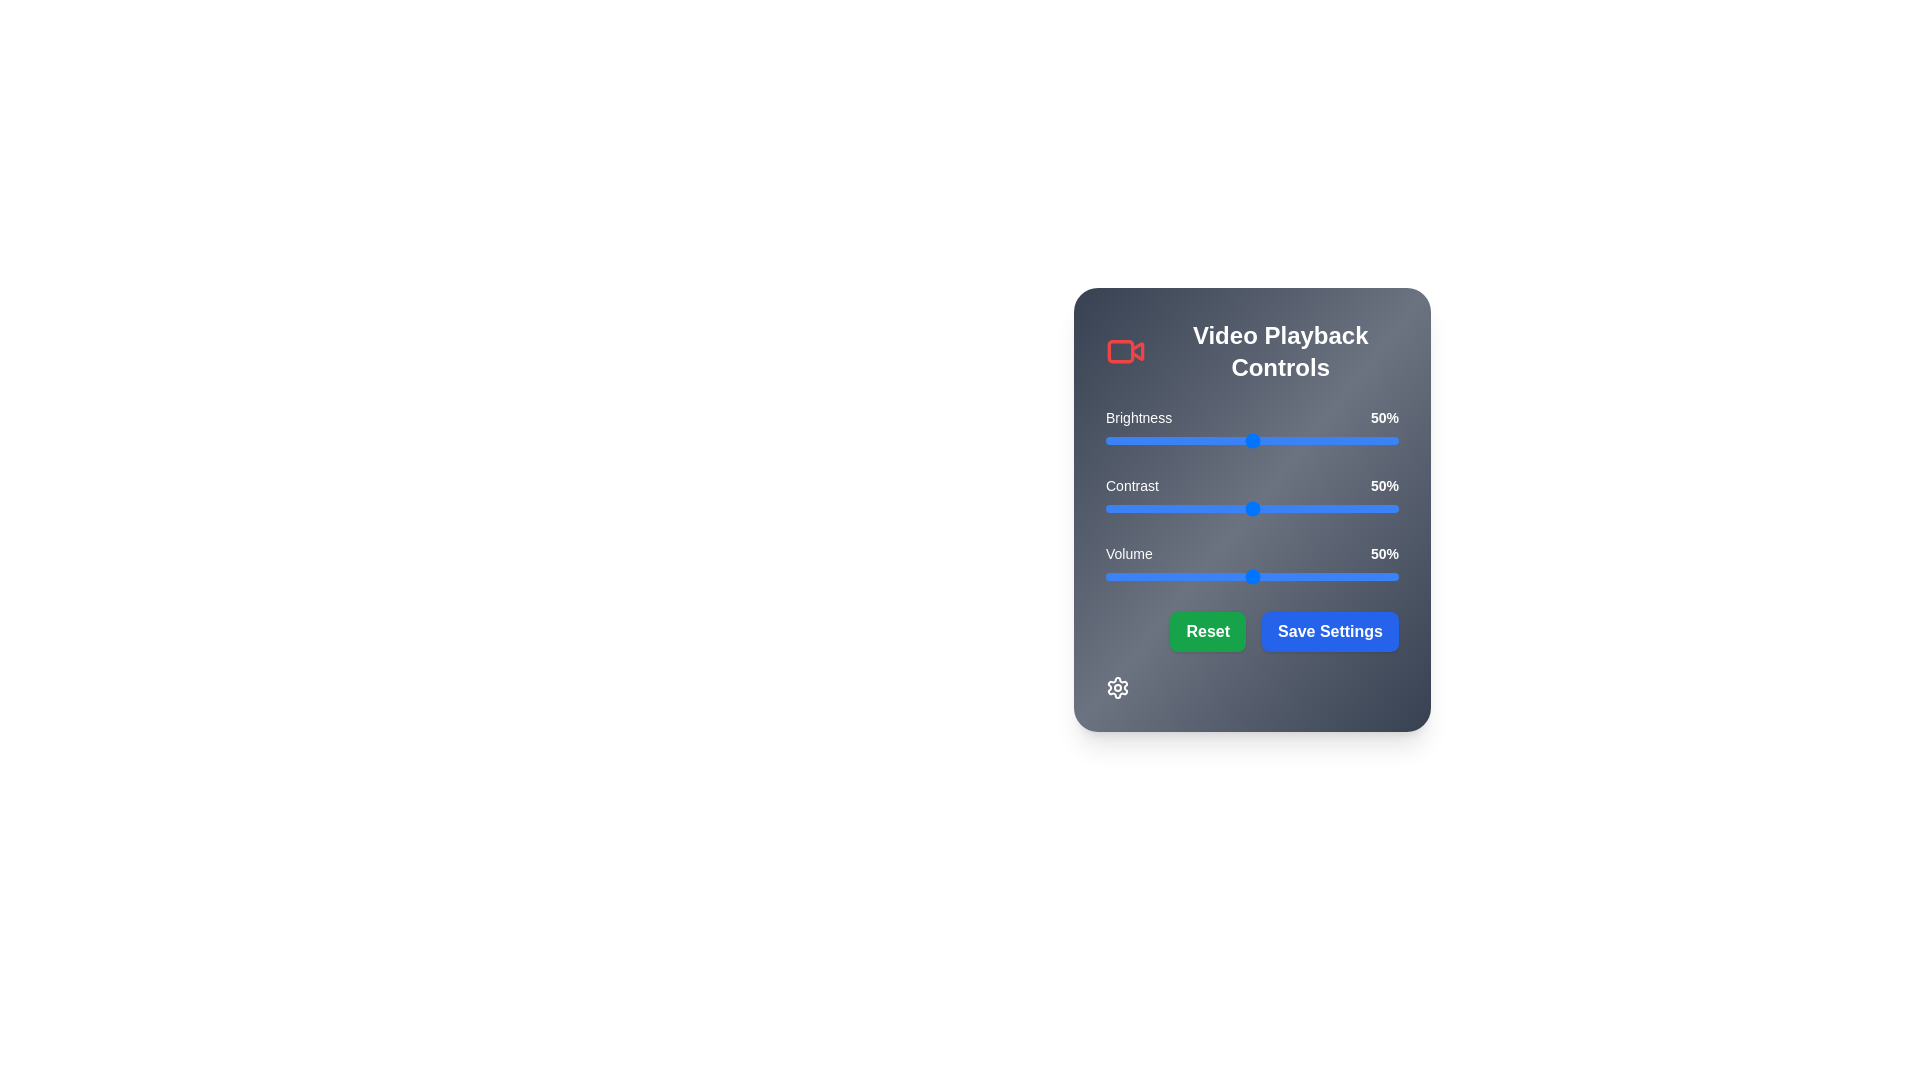 This screenshot has width=1920, height=1080. What do you see at coordinates (1207, 632) in the screenshot?
I see `the 'Reset' button with white text on a green background located in the bottom-left corner of the 'Video Playback Controls' card to reset settings` at bounding box center [1207, 632].